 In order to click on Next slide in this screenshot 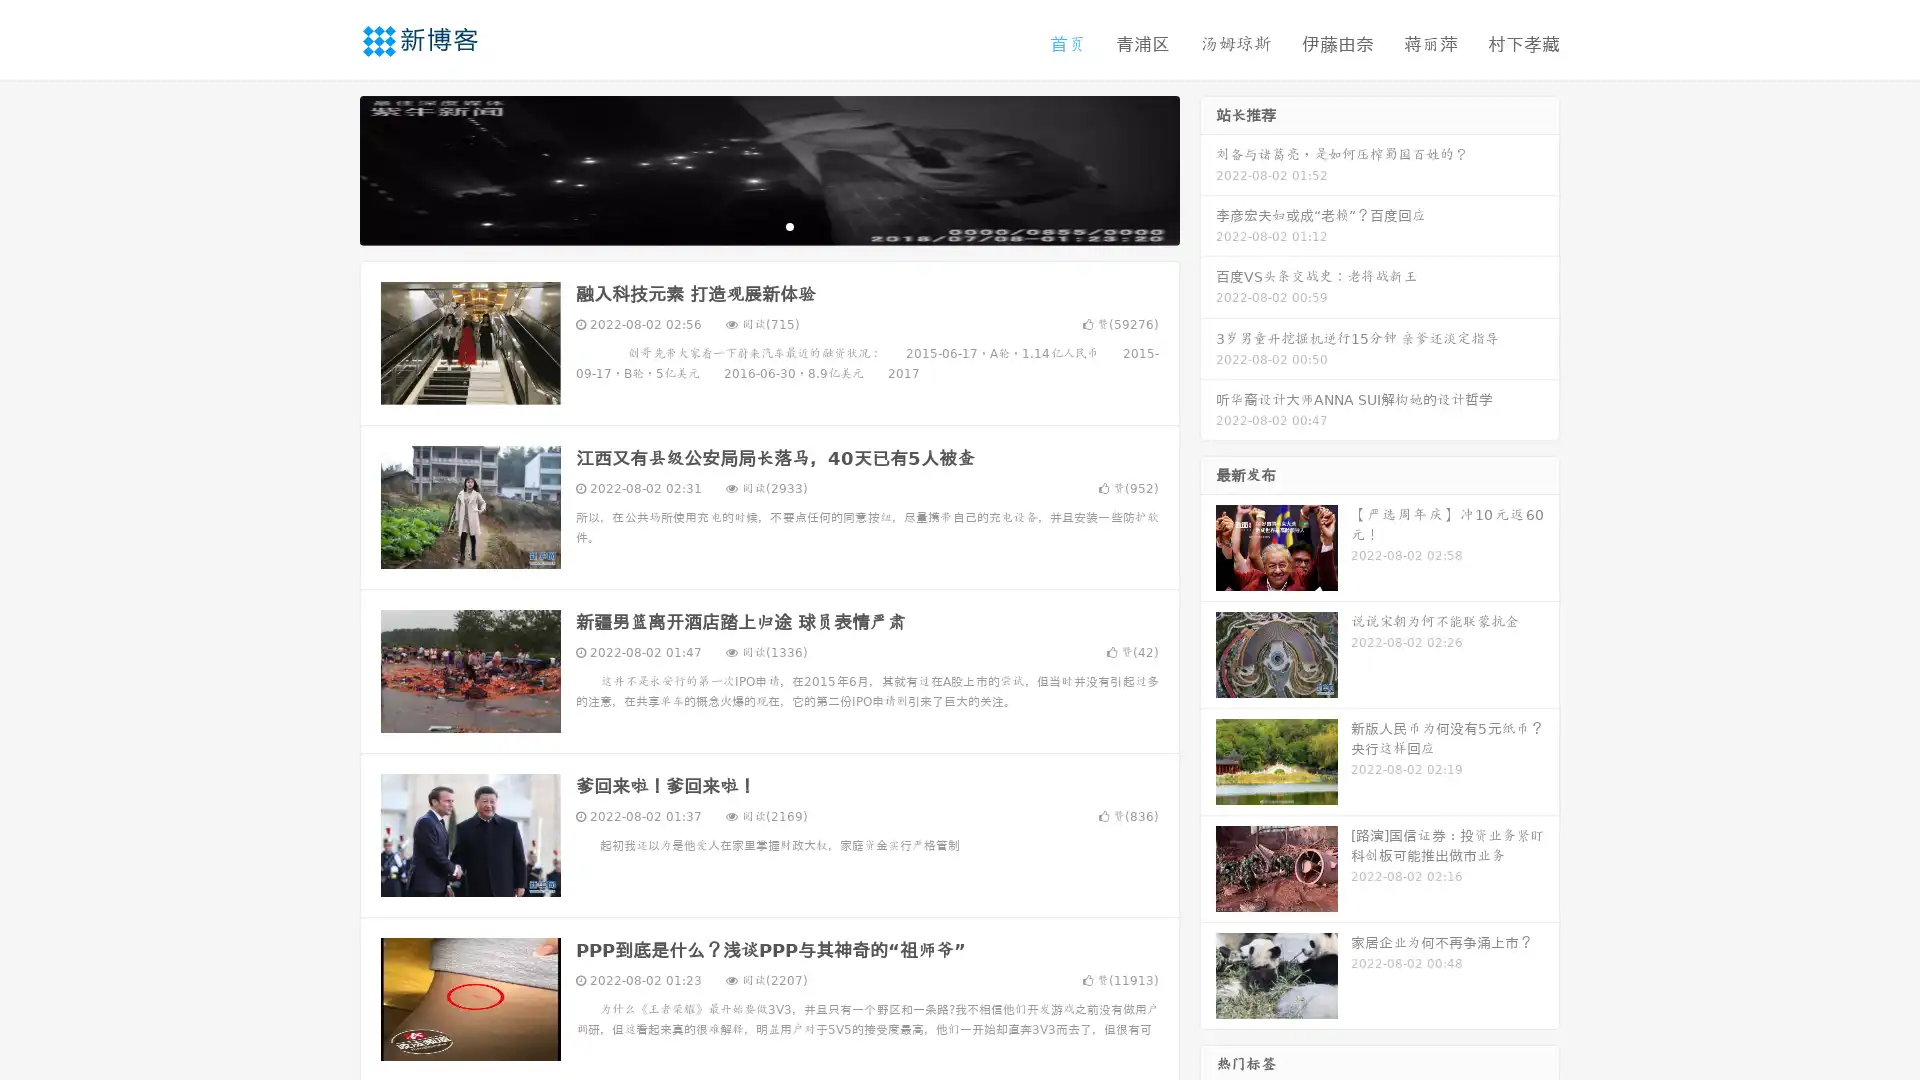, I will do `click(1208, 168)`.